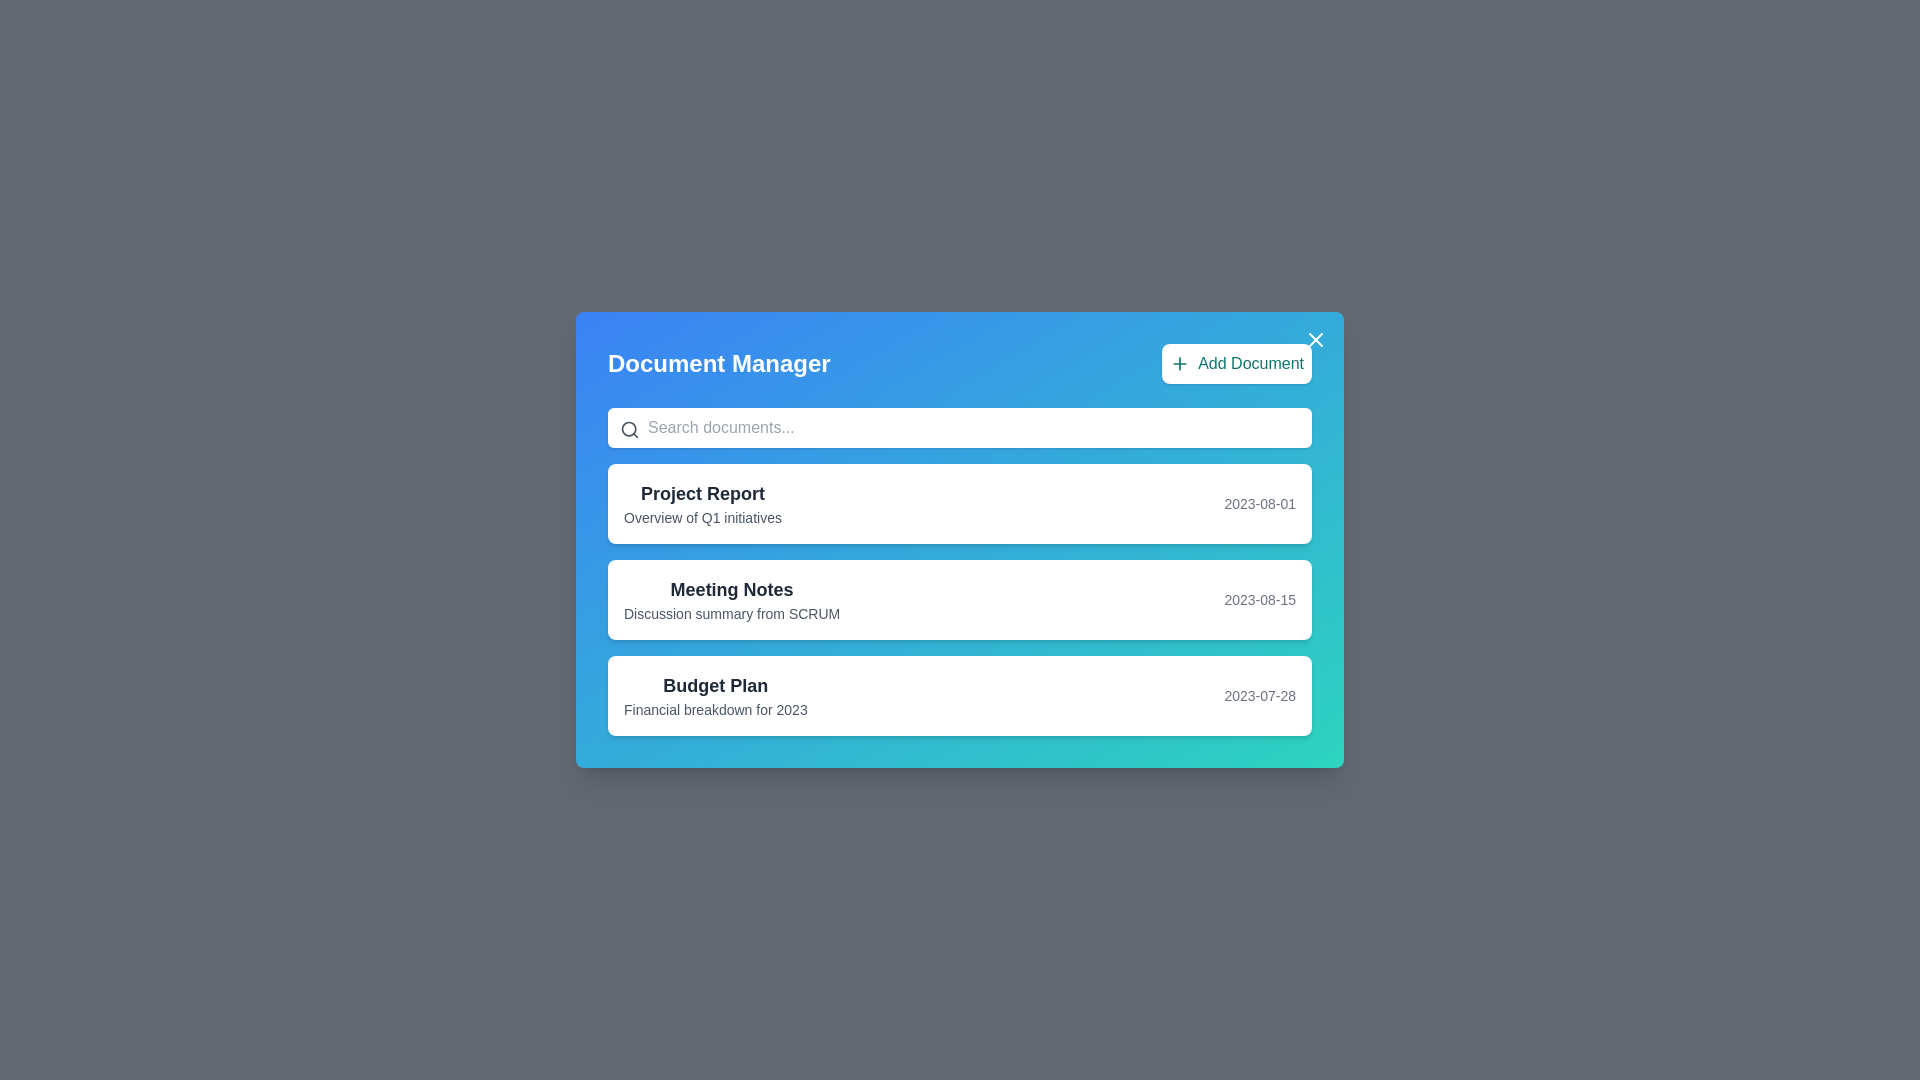  I want to click on the close button in the top-right corner of the dialog, so click(1315, 338).